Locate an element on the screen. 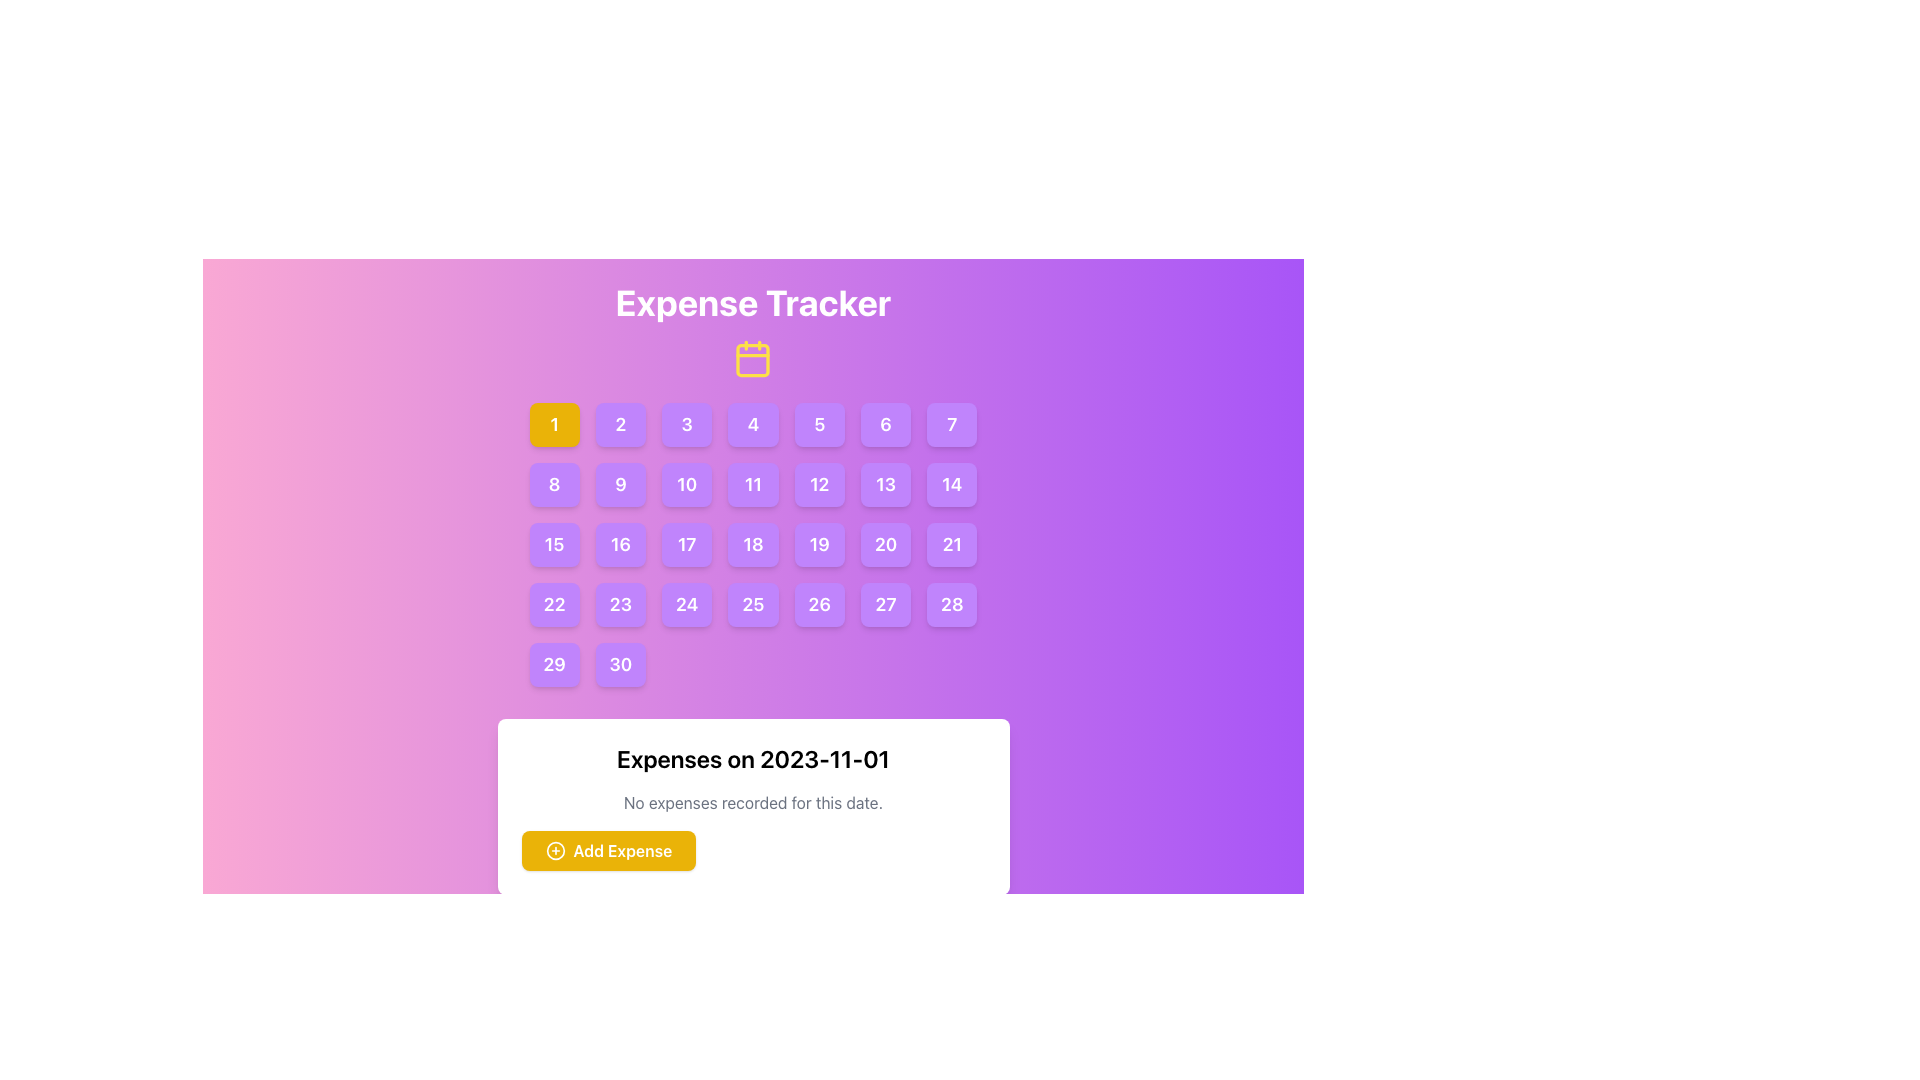 This screenshot has height=1080, width=1920. the button displaying the number '22' with a purple background is located at coordinates (554, 604).